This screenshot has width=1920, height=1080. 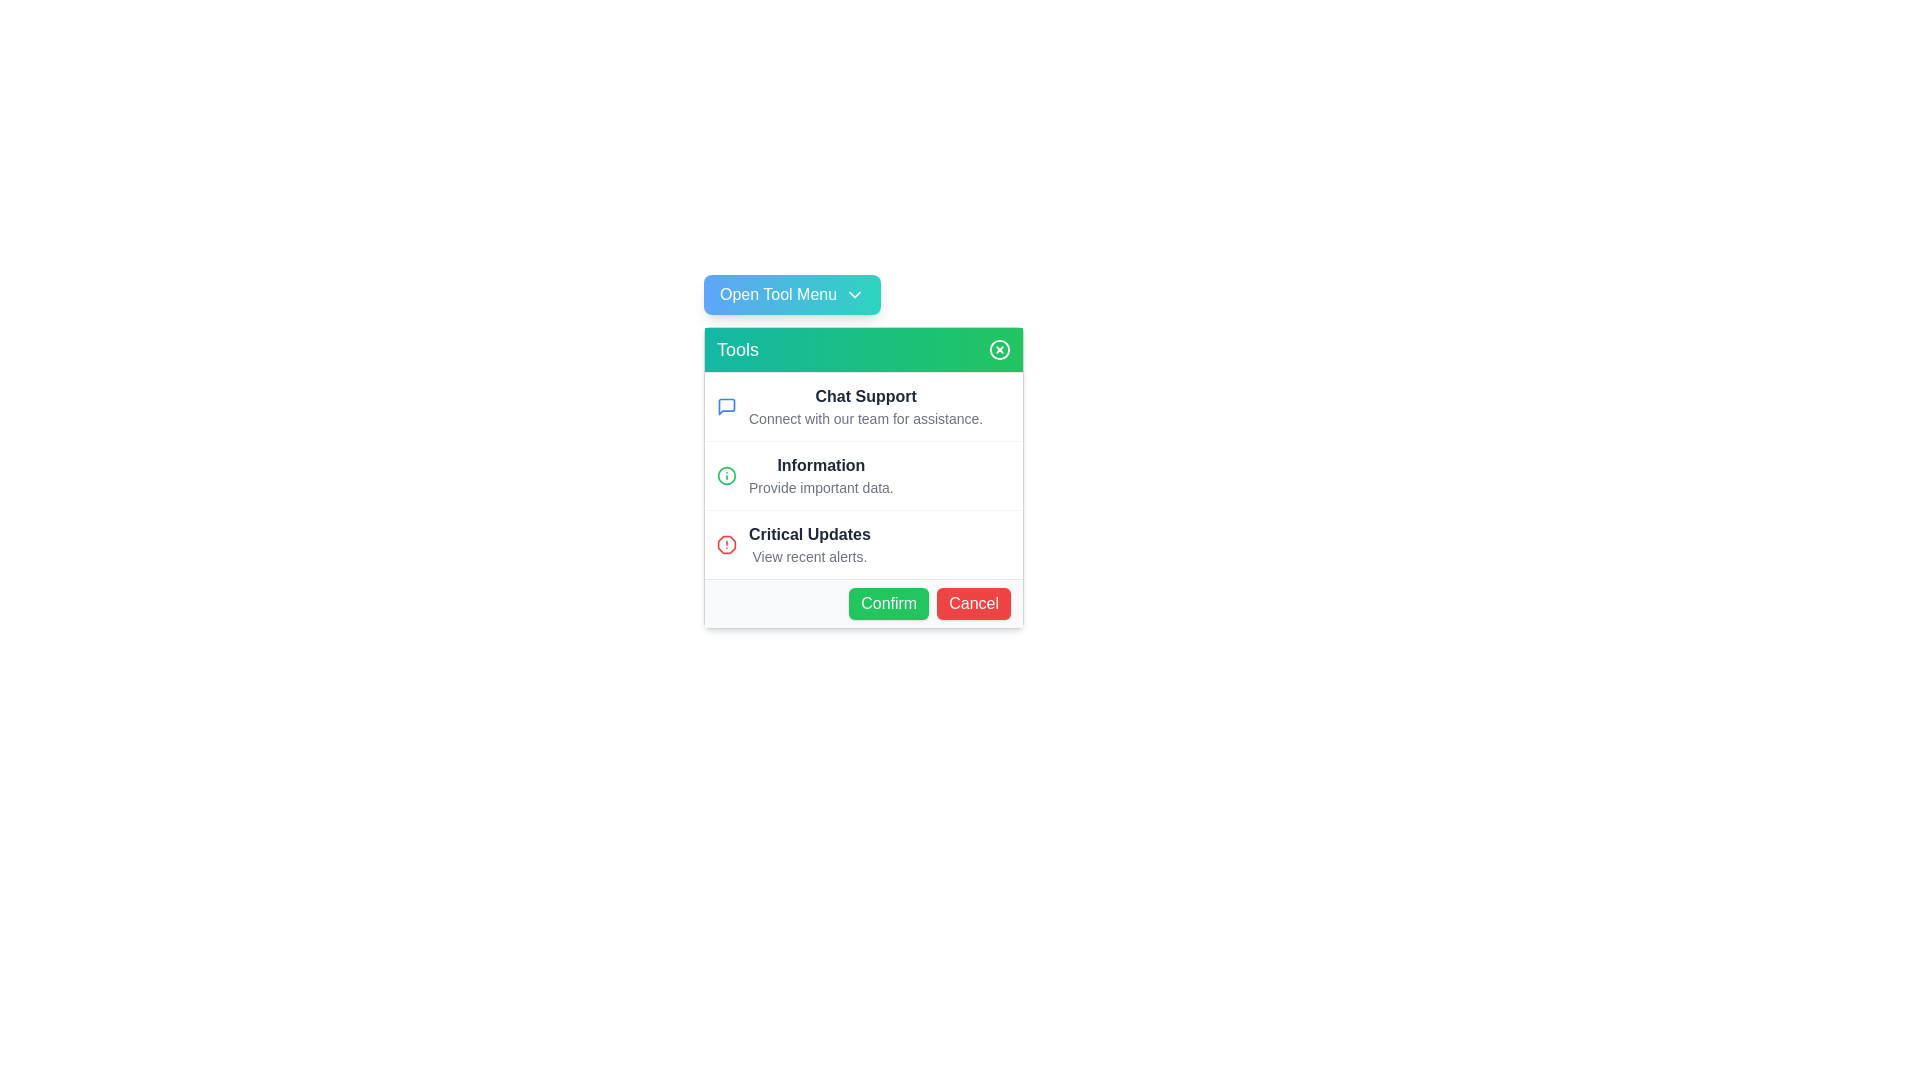 I want to click on the text label located at the top-left of the green gradient header bar, which serves as a title for the section and helps identify the context of the view below, so click(x=737, y=349).